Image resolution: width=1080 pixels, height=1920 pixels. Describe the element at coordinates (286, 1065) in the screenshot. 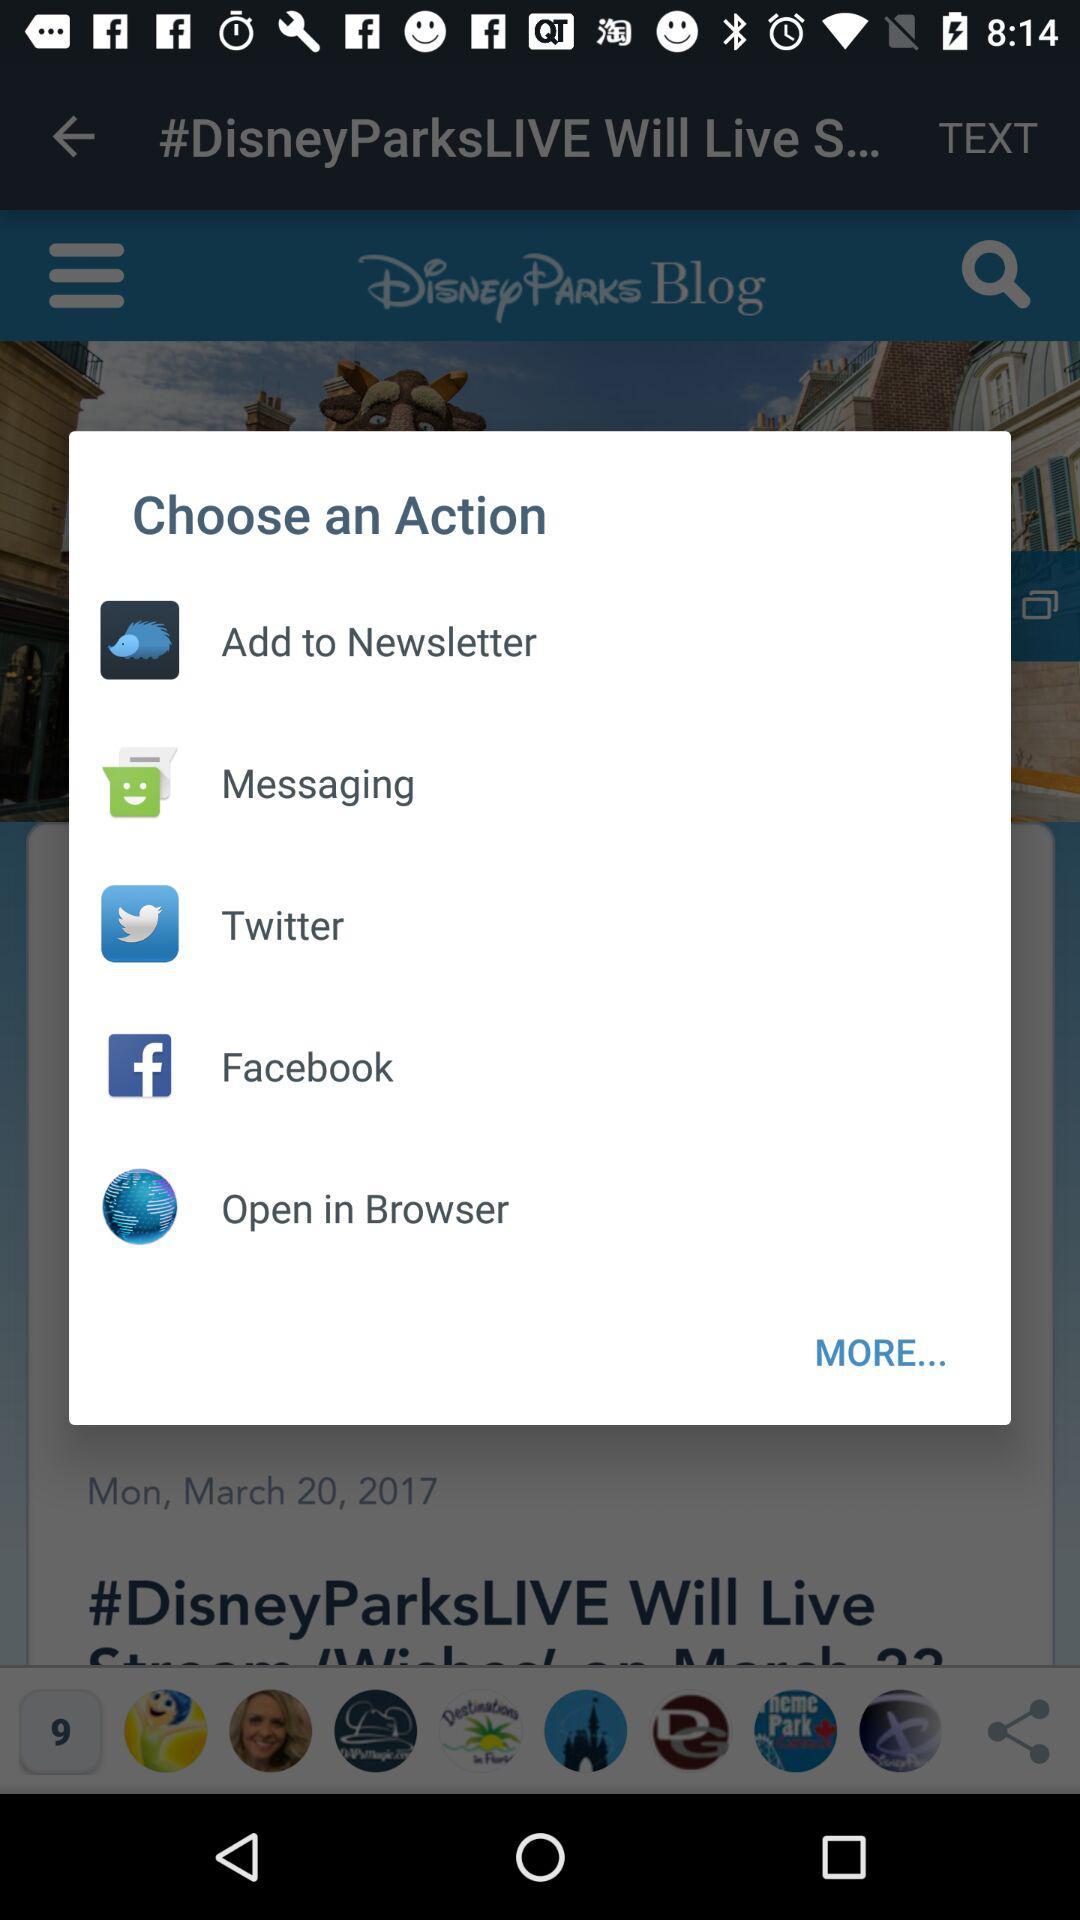

I see `facebook item` at that location.